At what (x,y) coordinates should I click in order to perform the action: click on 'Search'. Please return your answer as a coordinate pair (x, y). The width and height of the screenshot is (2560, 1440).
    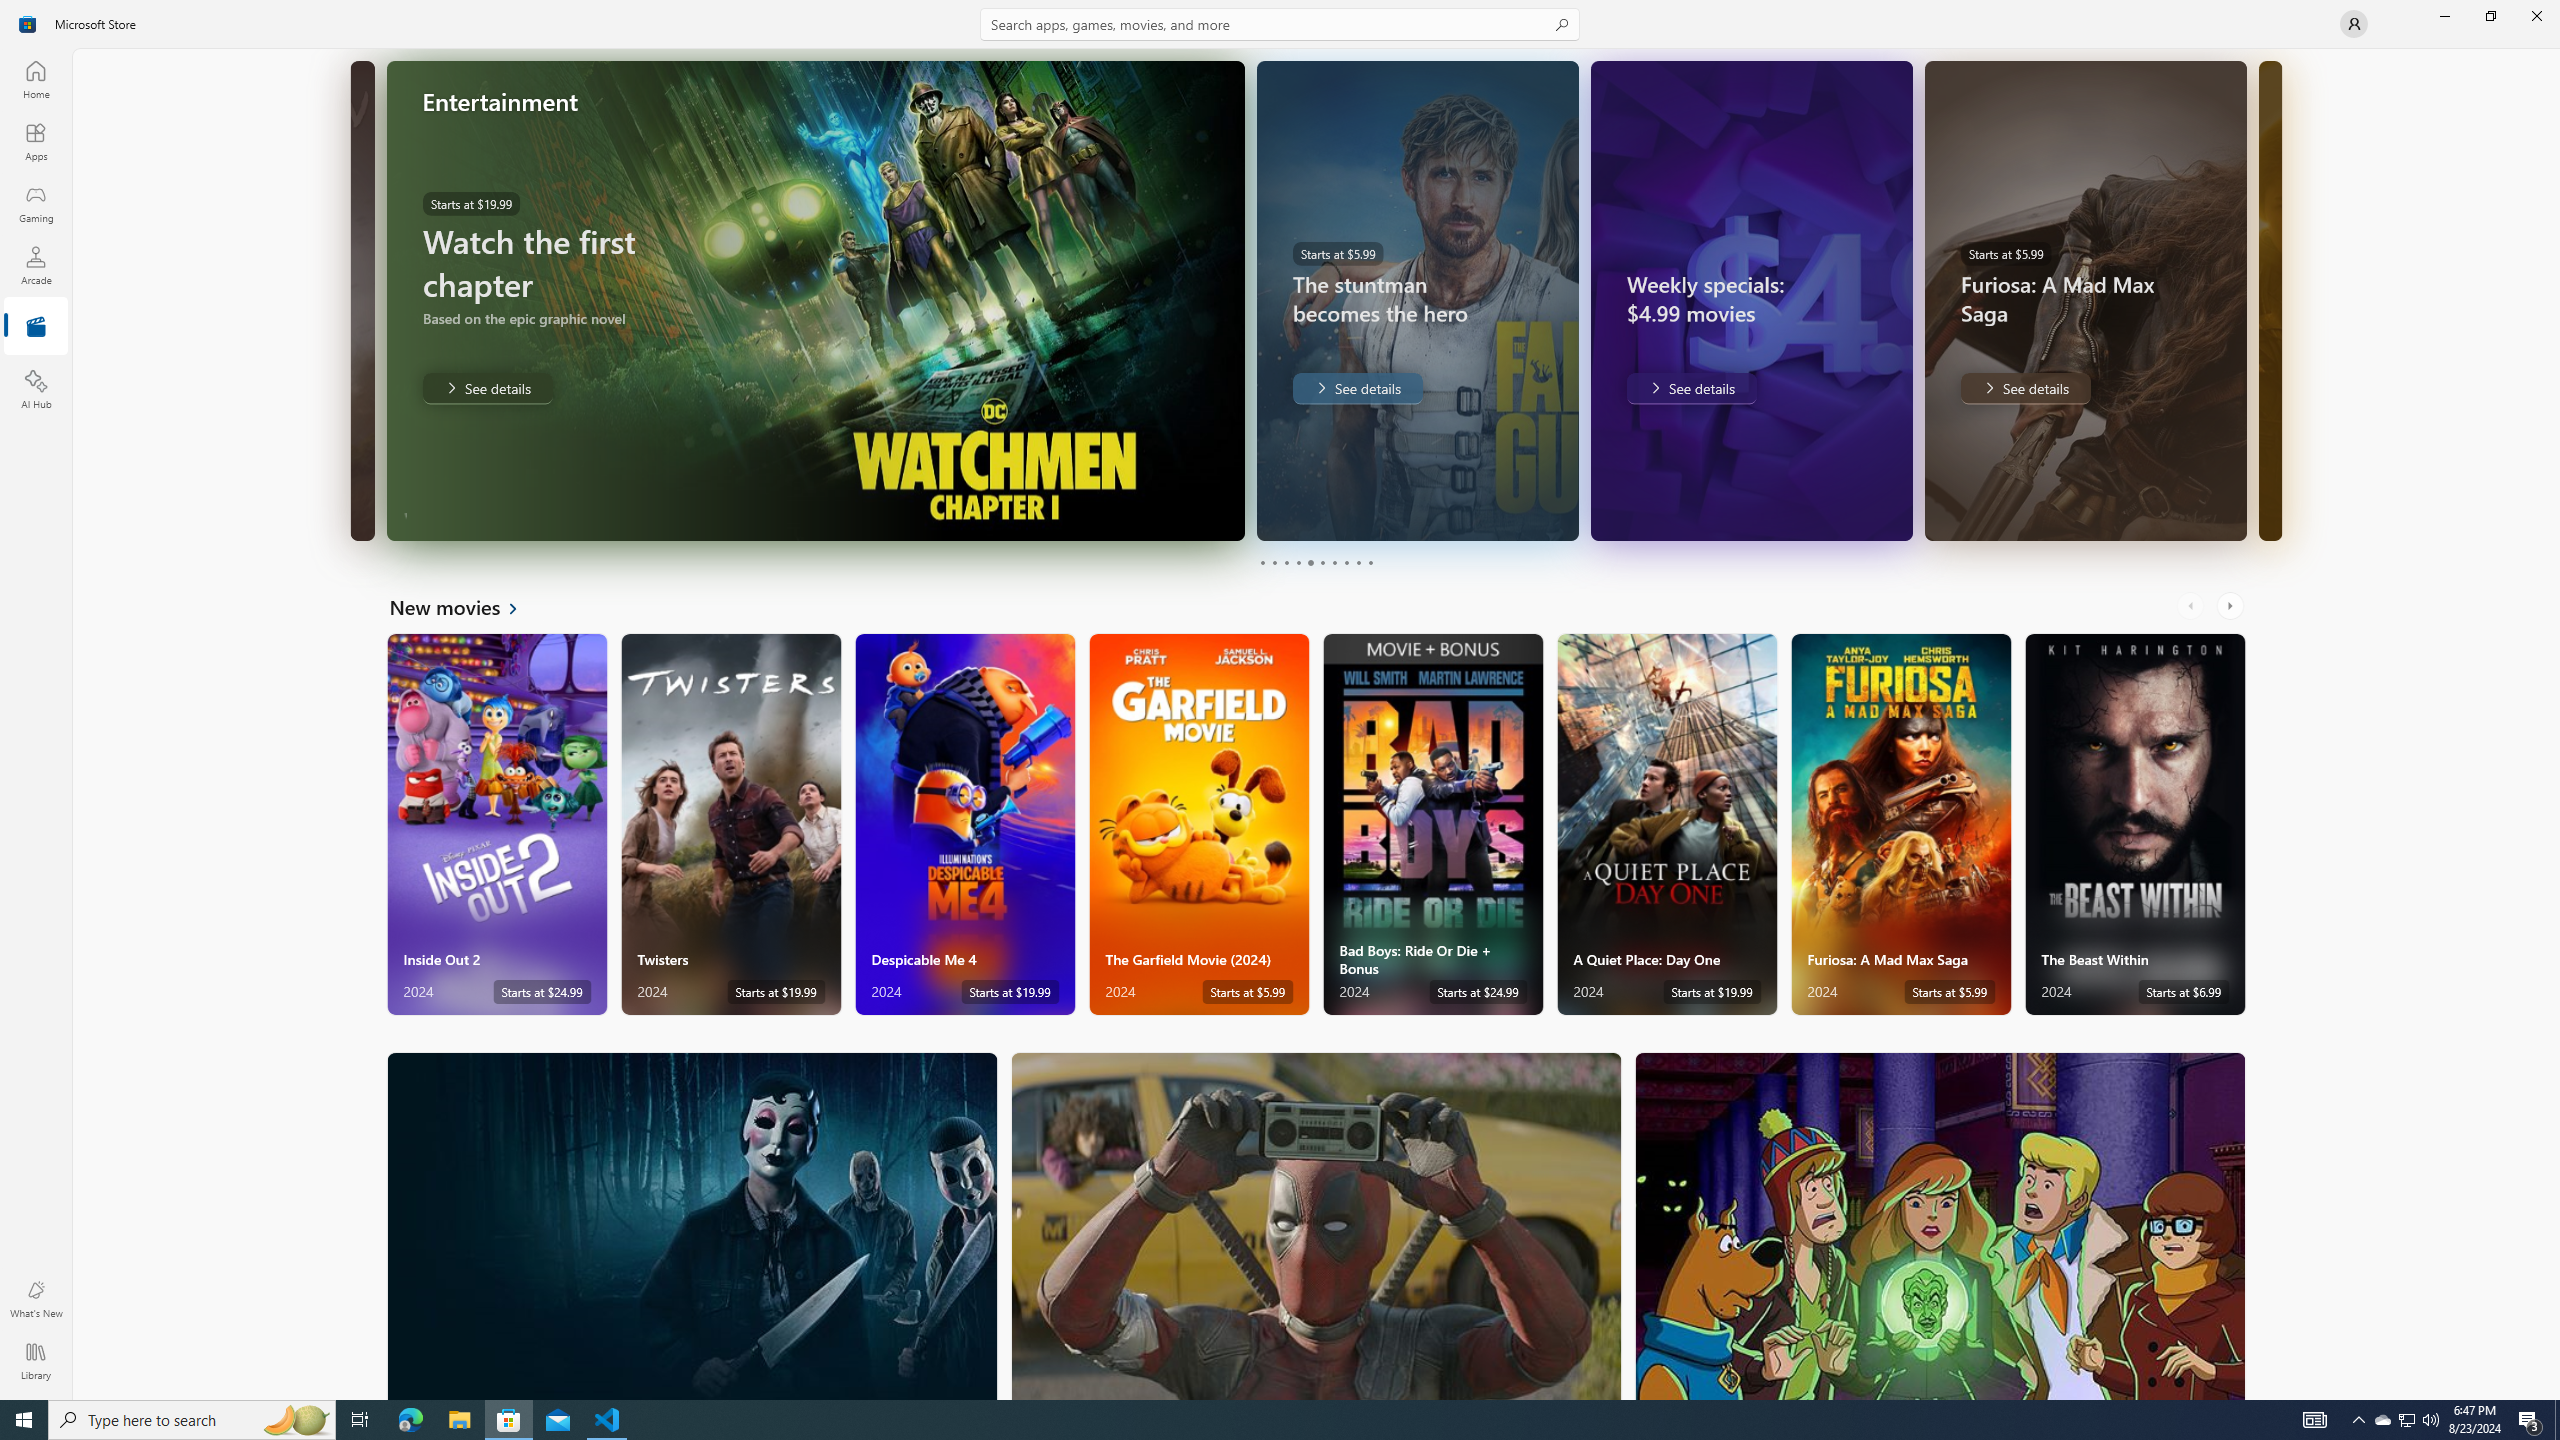
    Looking at the image, I should click on (1280, 23).